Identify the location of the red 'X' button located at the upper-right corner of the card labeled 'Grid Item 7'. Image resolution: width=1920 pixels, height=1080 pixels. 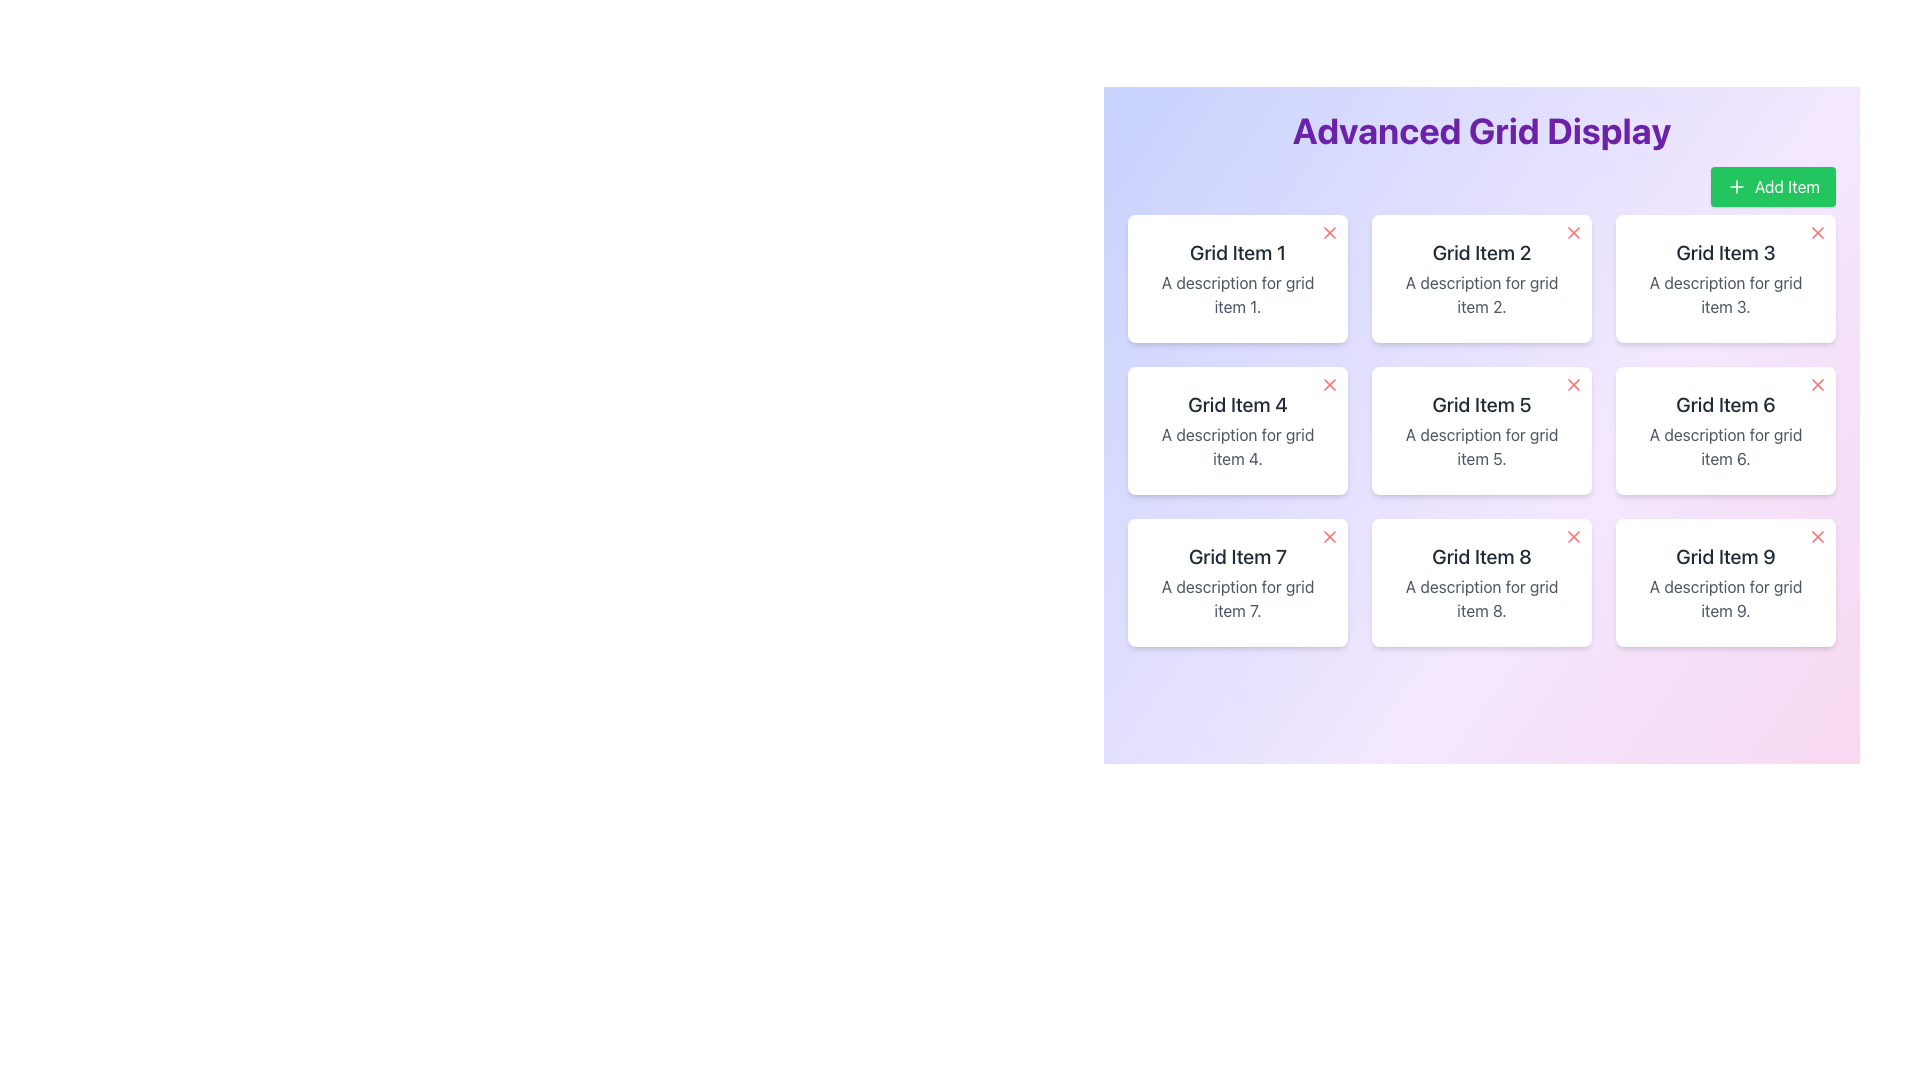
(1329, 535).